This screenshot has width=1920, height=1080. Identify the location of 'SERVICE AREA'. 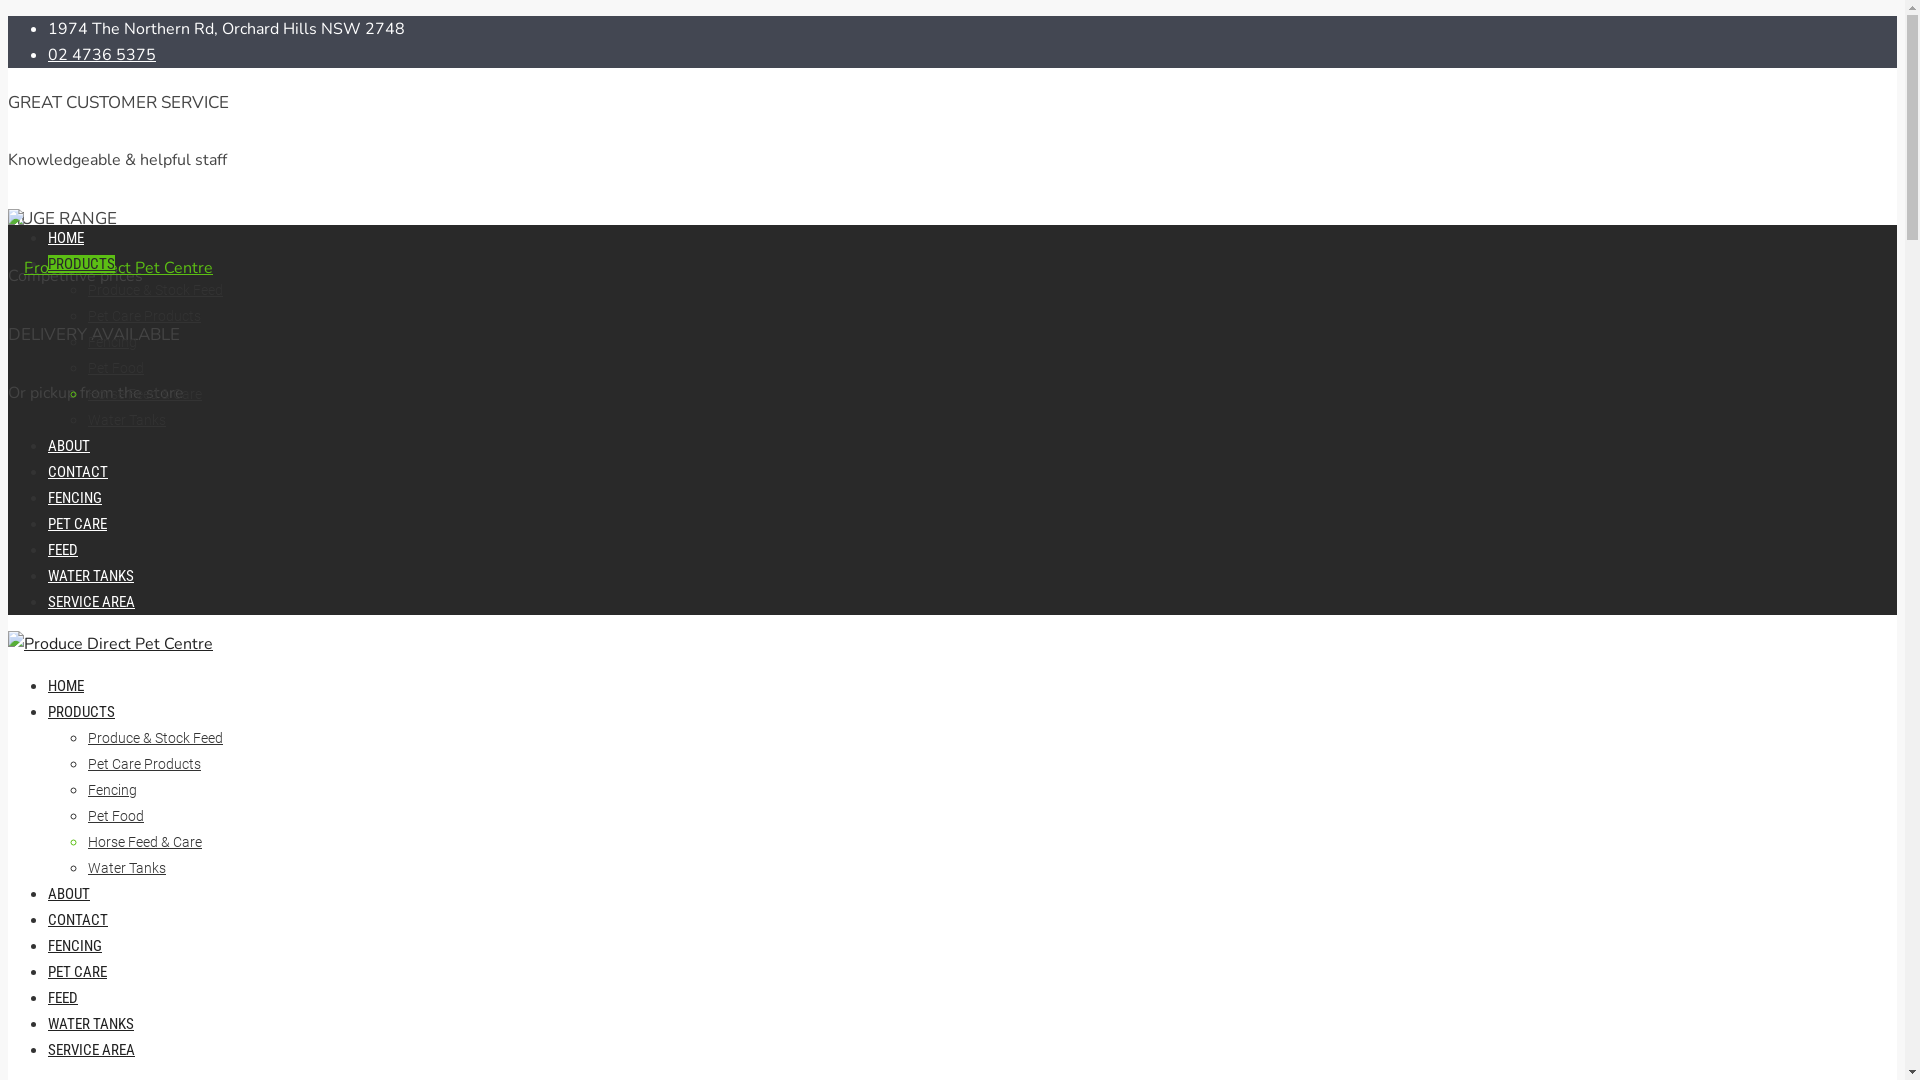
(90, 600).